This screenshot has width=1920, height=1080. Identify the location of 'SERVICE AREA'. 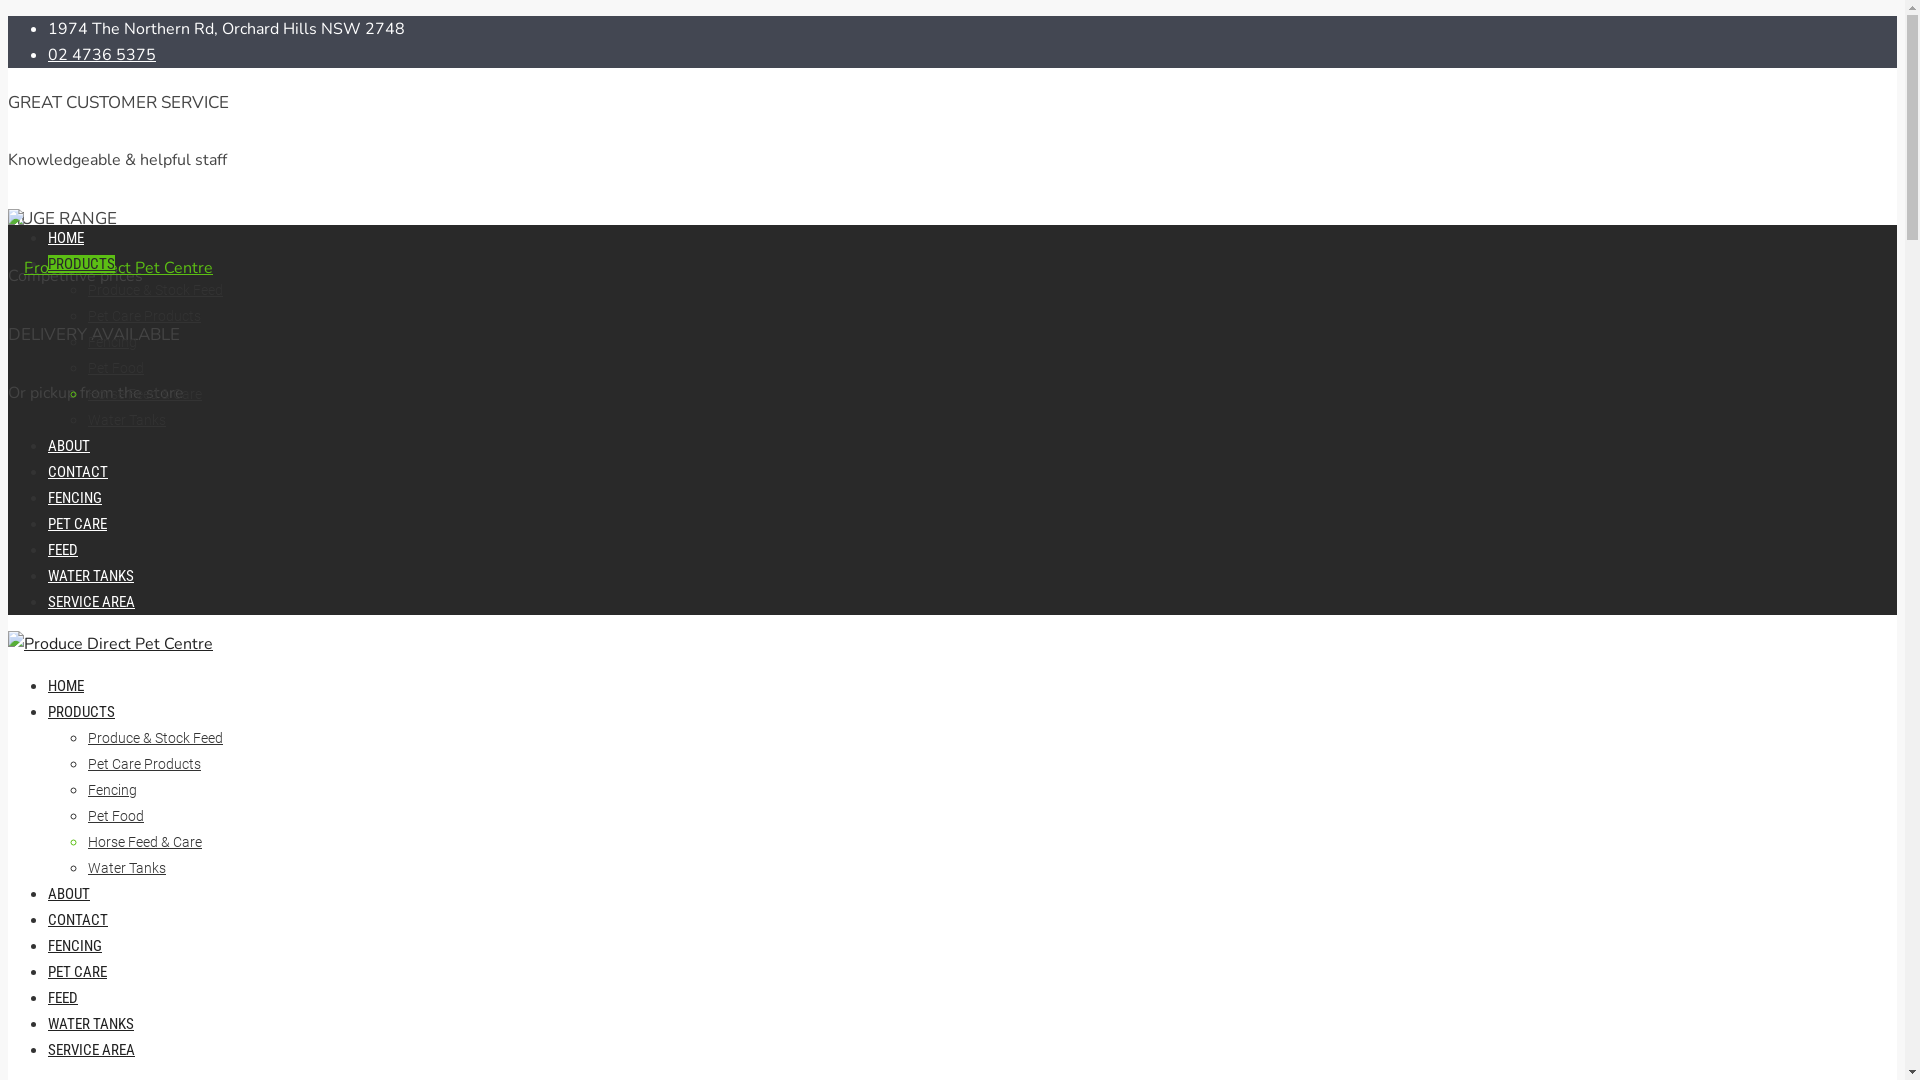
(90, 600).